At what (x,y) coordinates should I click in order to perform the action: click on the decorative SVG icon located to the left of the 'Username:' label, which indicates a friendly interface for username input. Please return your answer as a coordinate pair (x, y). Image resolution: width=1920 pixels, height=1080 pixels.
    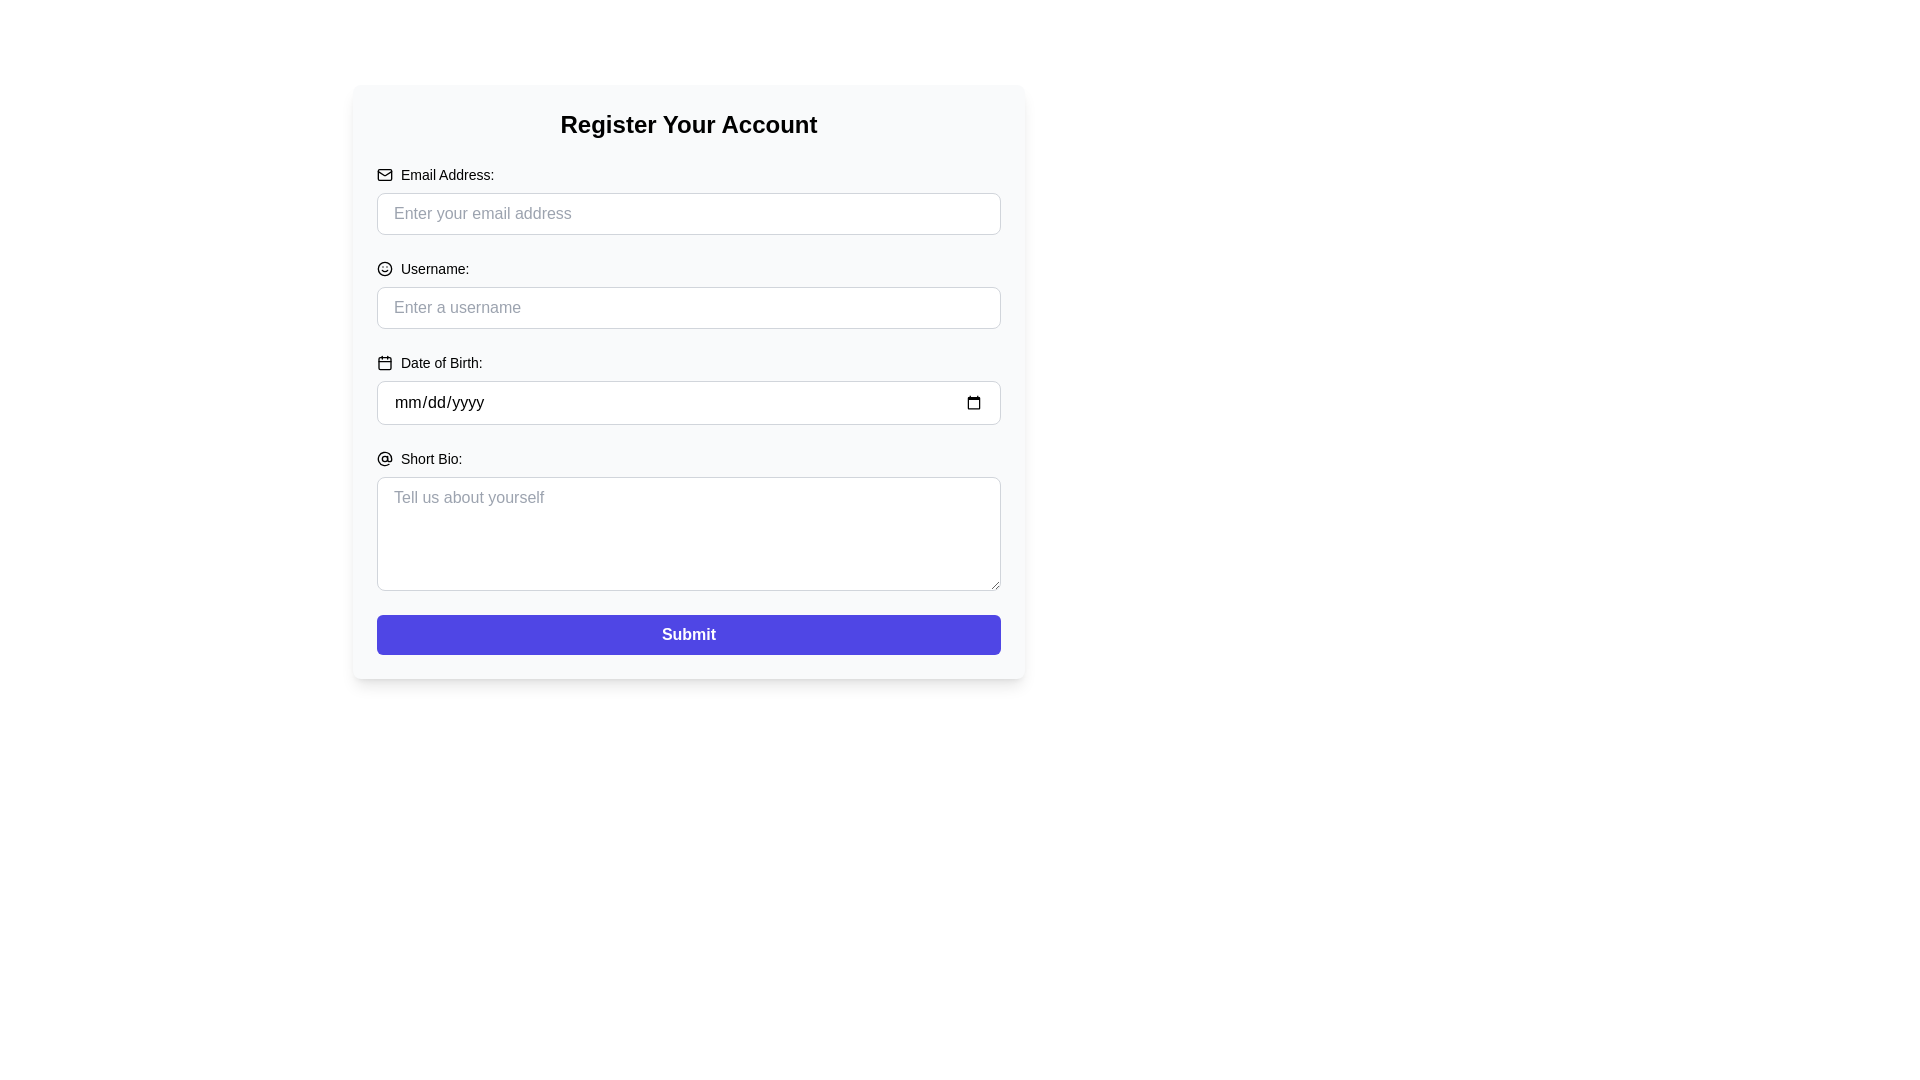
    Looking at the image, I should click on (384, 268).